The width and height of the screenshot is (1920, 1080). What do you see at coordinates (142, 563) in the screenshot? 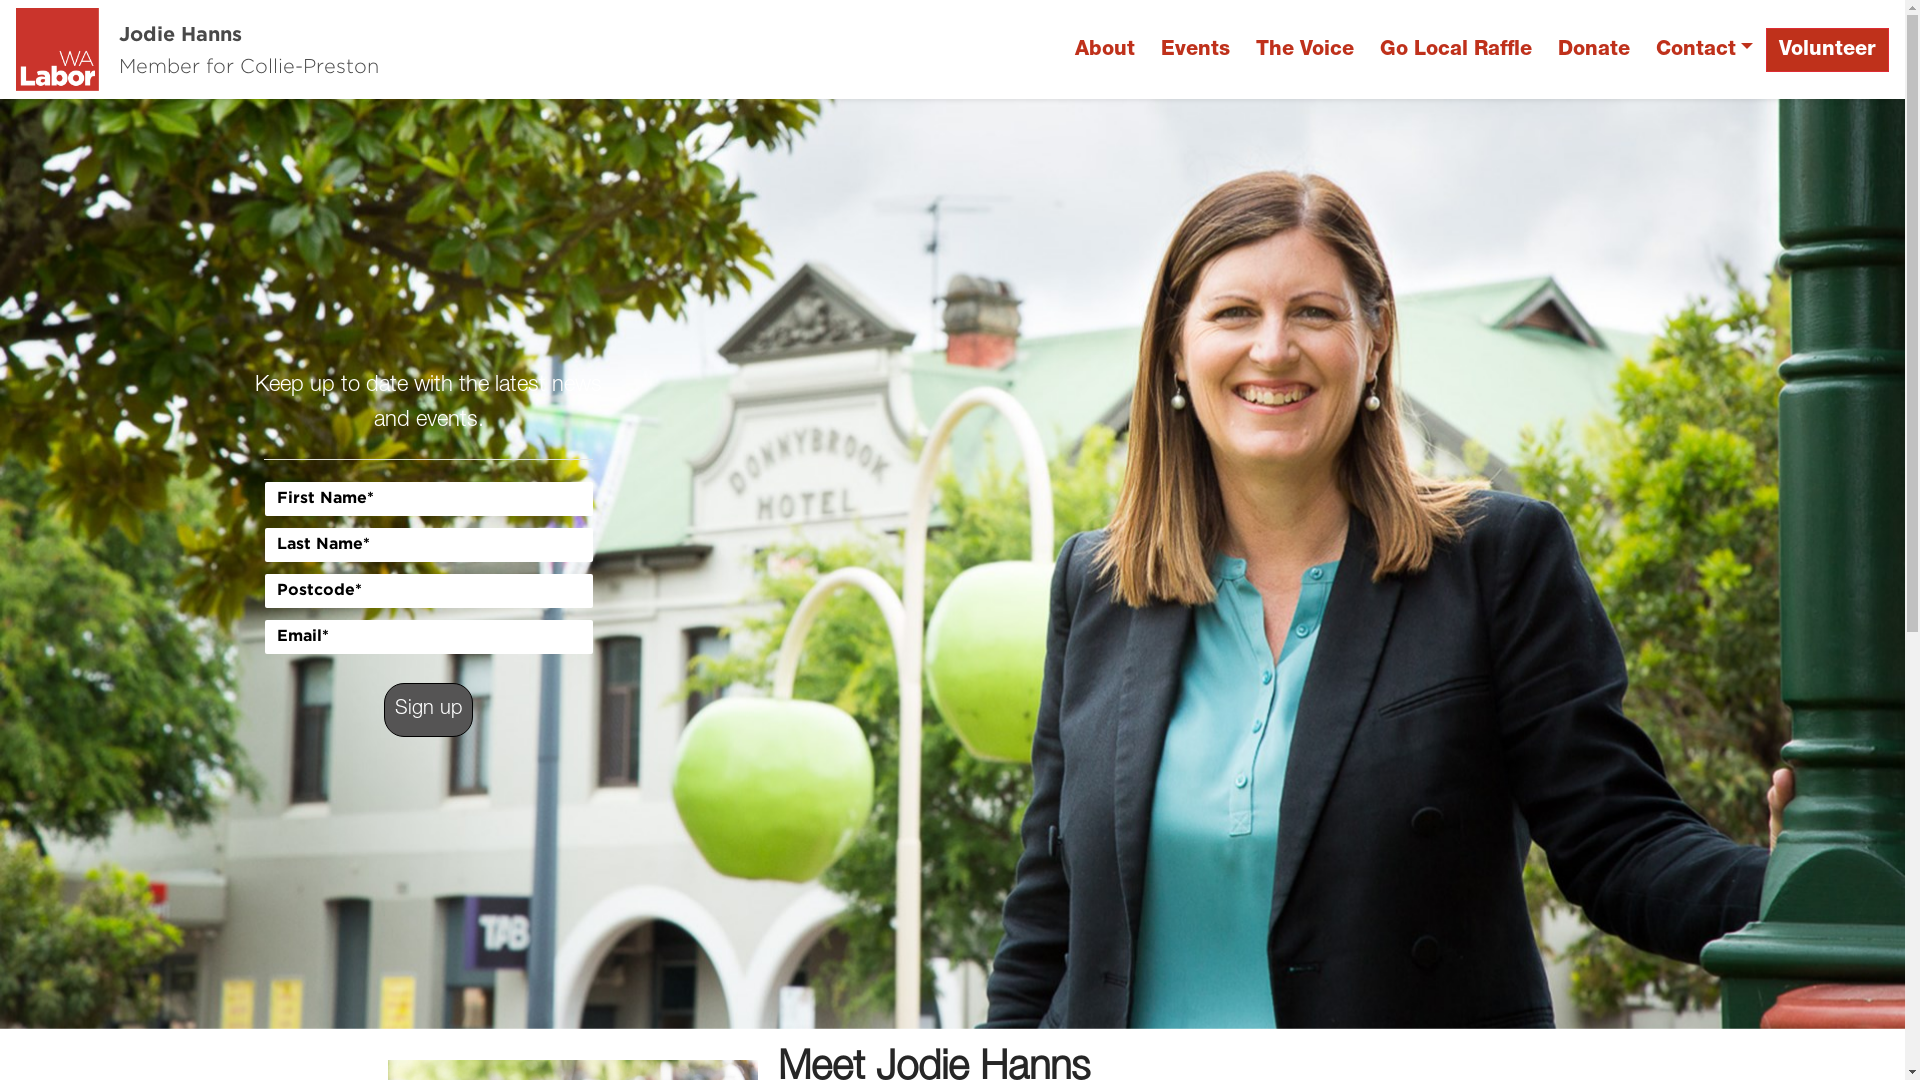
I see `'Previous'` at bounding box center [142, 563].